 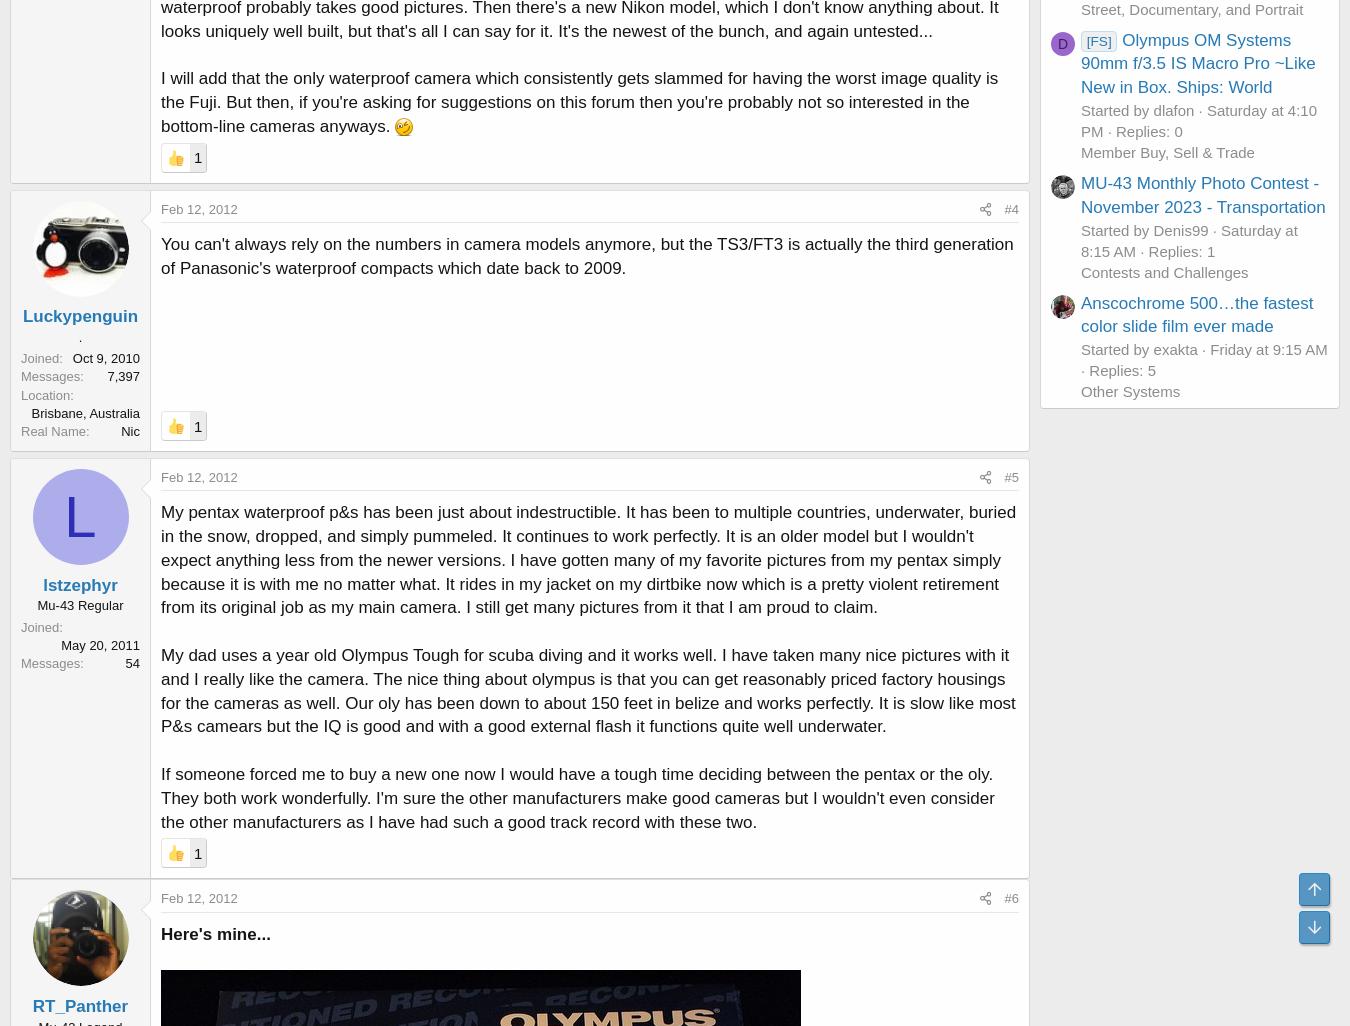 I want to click on 'Real Name', so click(x=52, y=430).